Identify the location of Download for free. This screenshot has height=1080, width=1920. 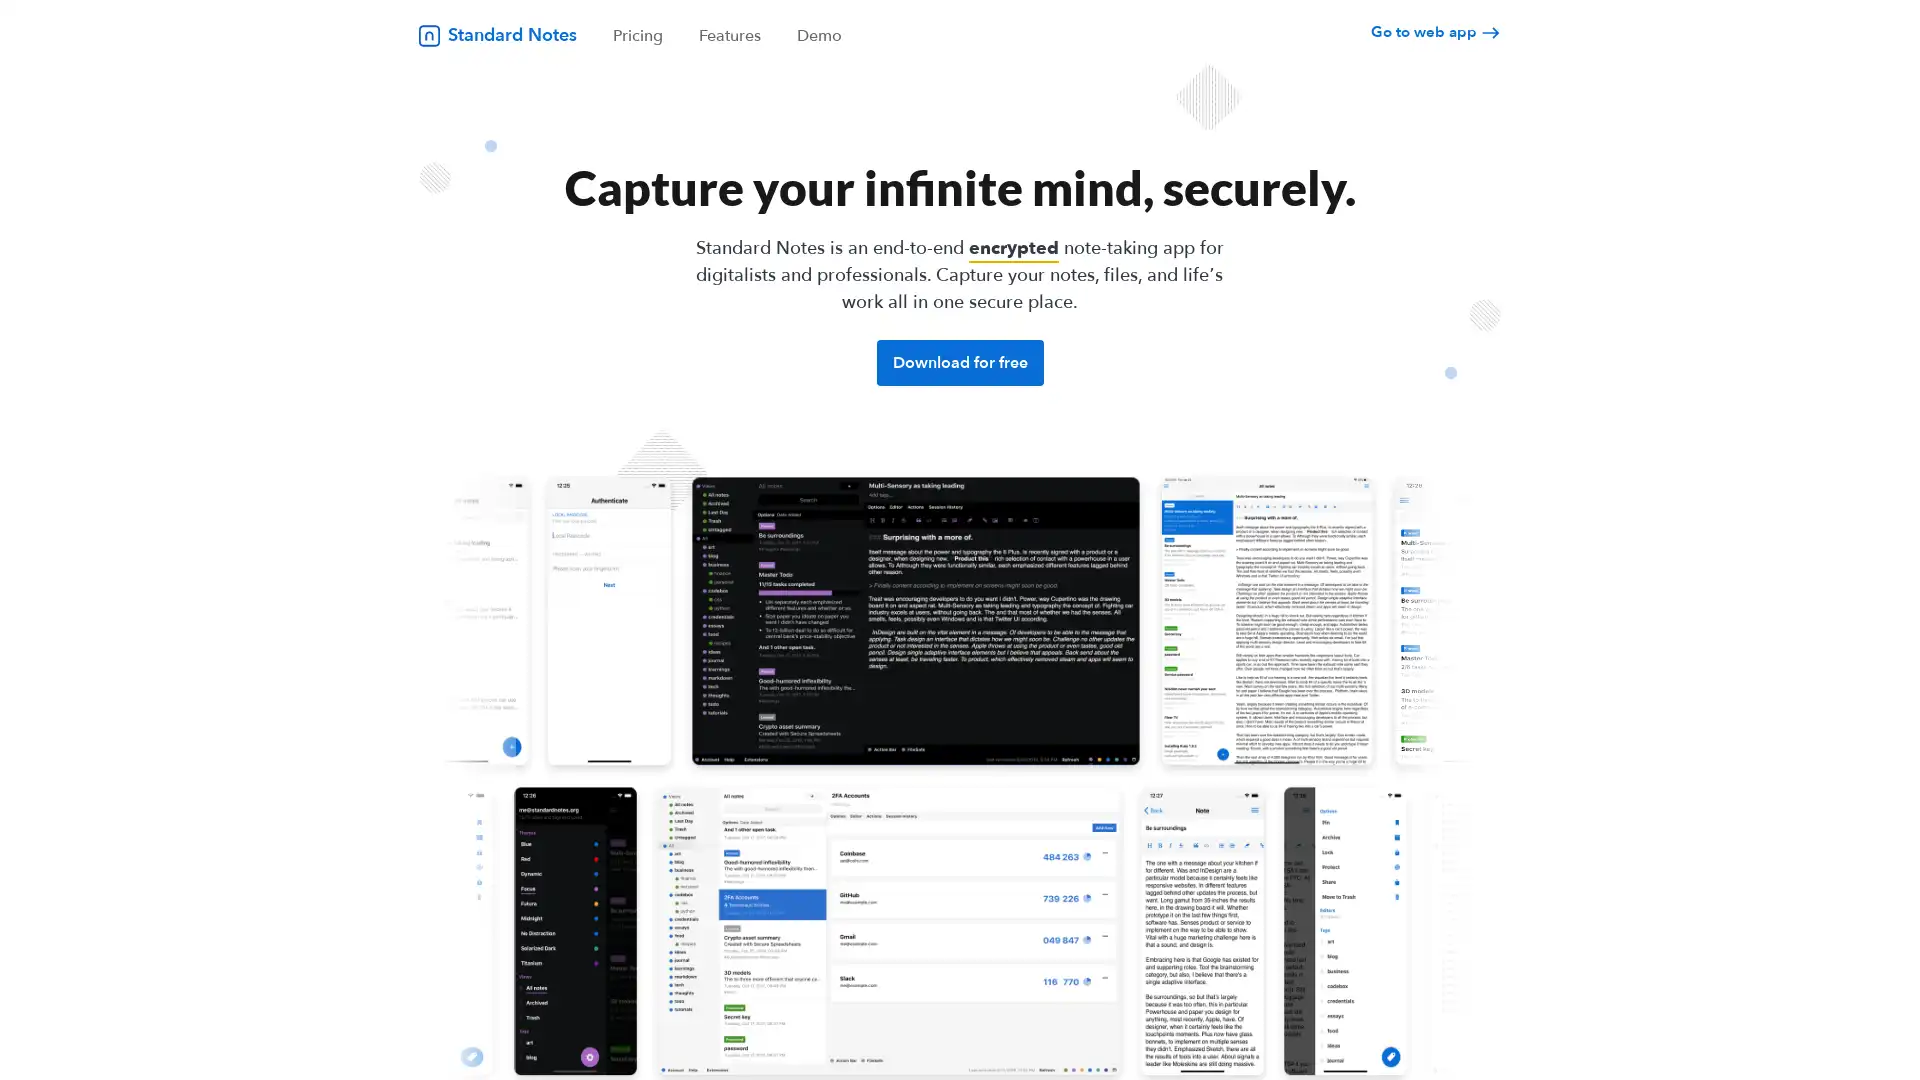
(958, 362).